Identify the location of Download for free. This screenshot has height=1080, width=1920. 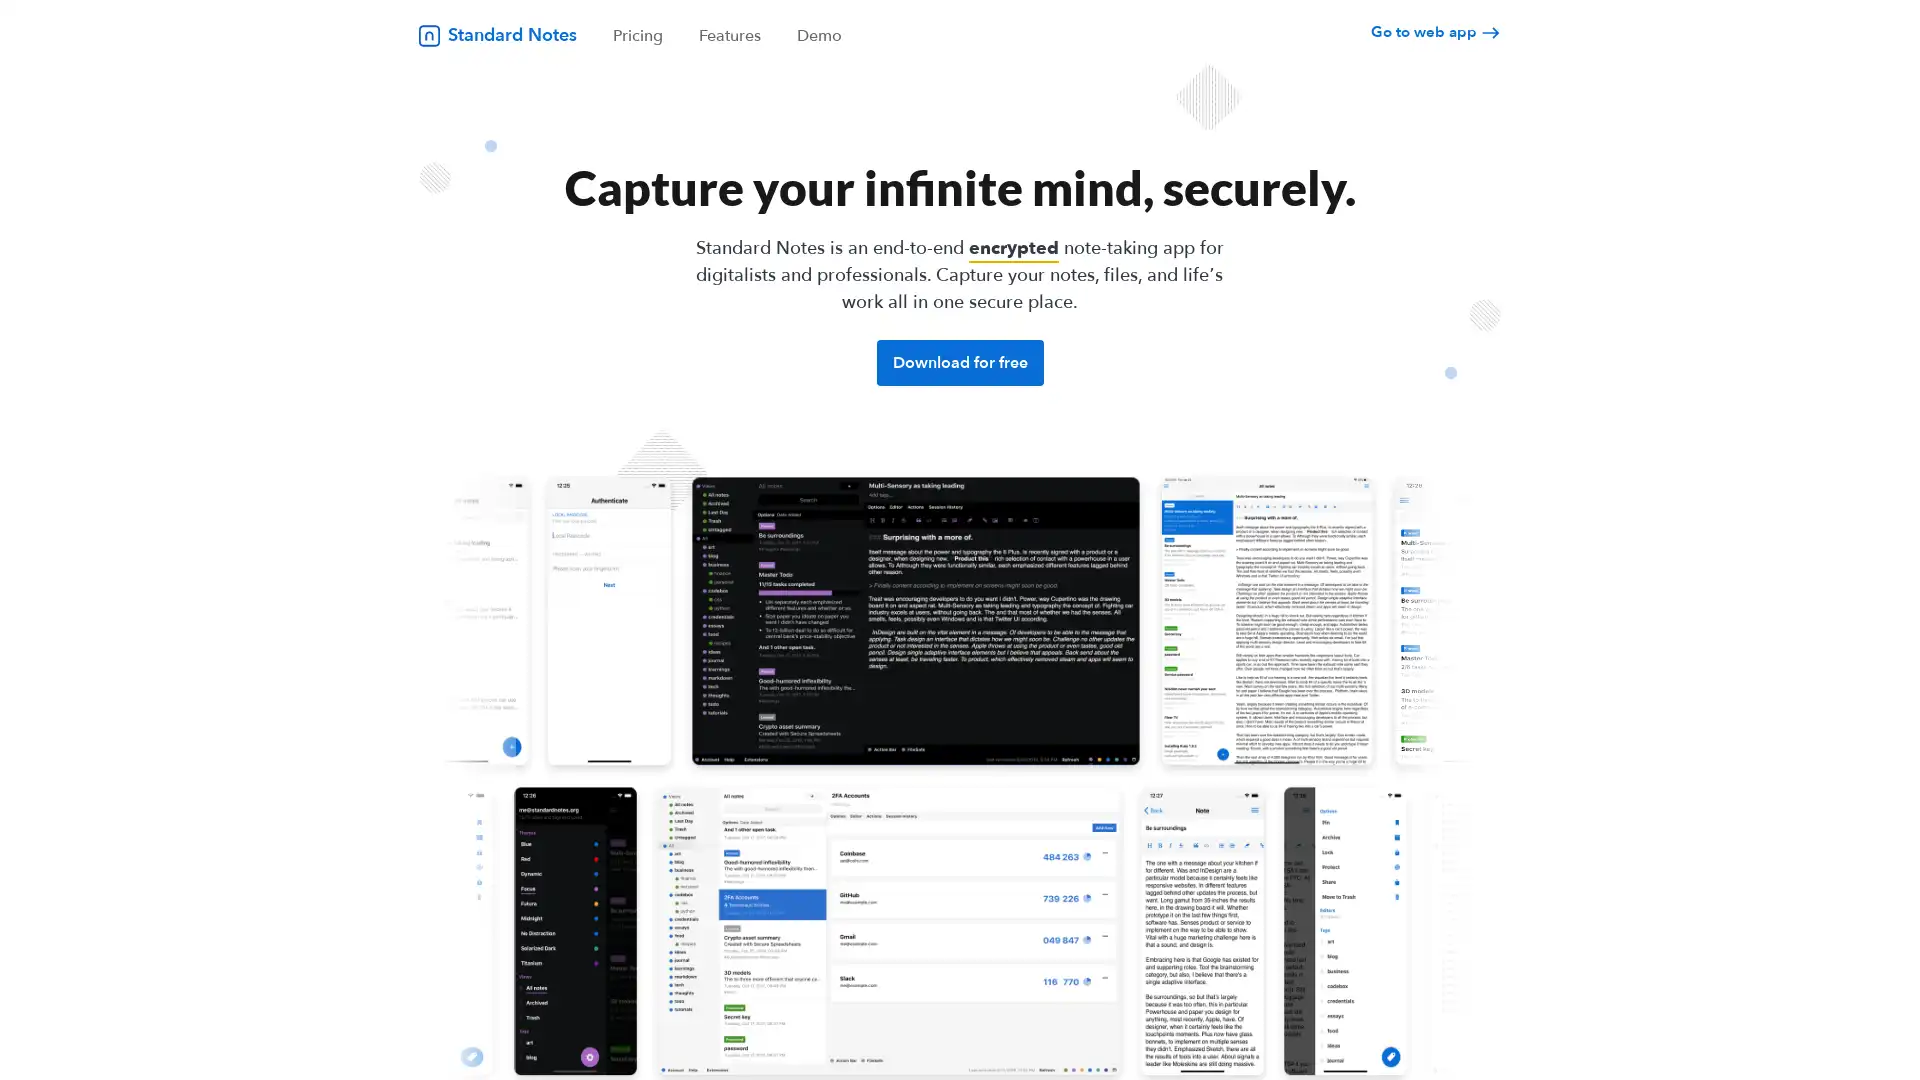
(958, 362).